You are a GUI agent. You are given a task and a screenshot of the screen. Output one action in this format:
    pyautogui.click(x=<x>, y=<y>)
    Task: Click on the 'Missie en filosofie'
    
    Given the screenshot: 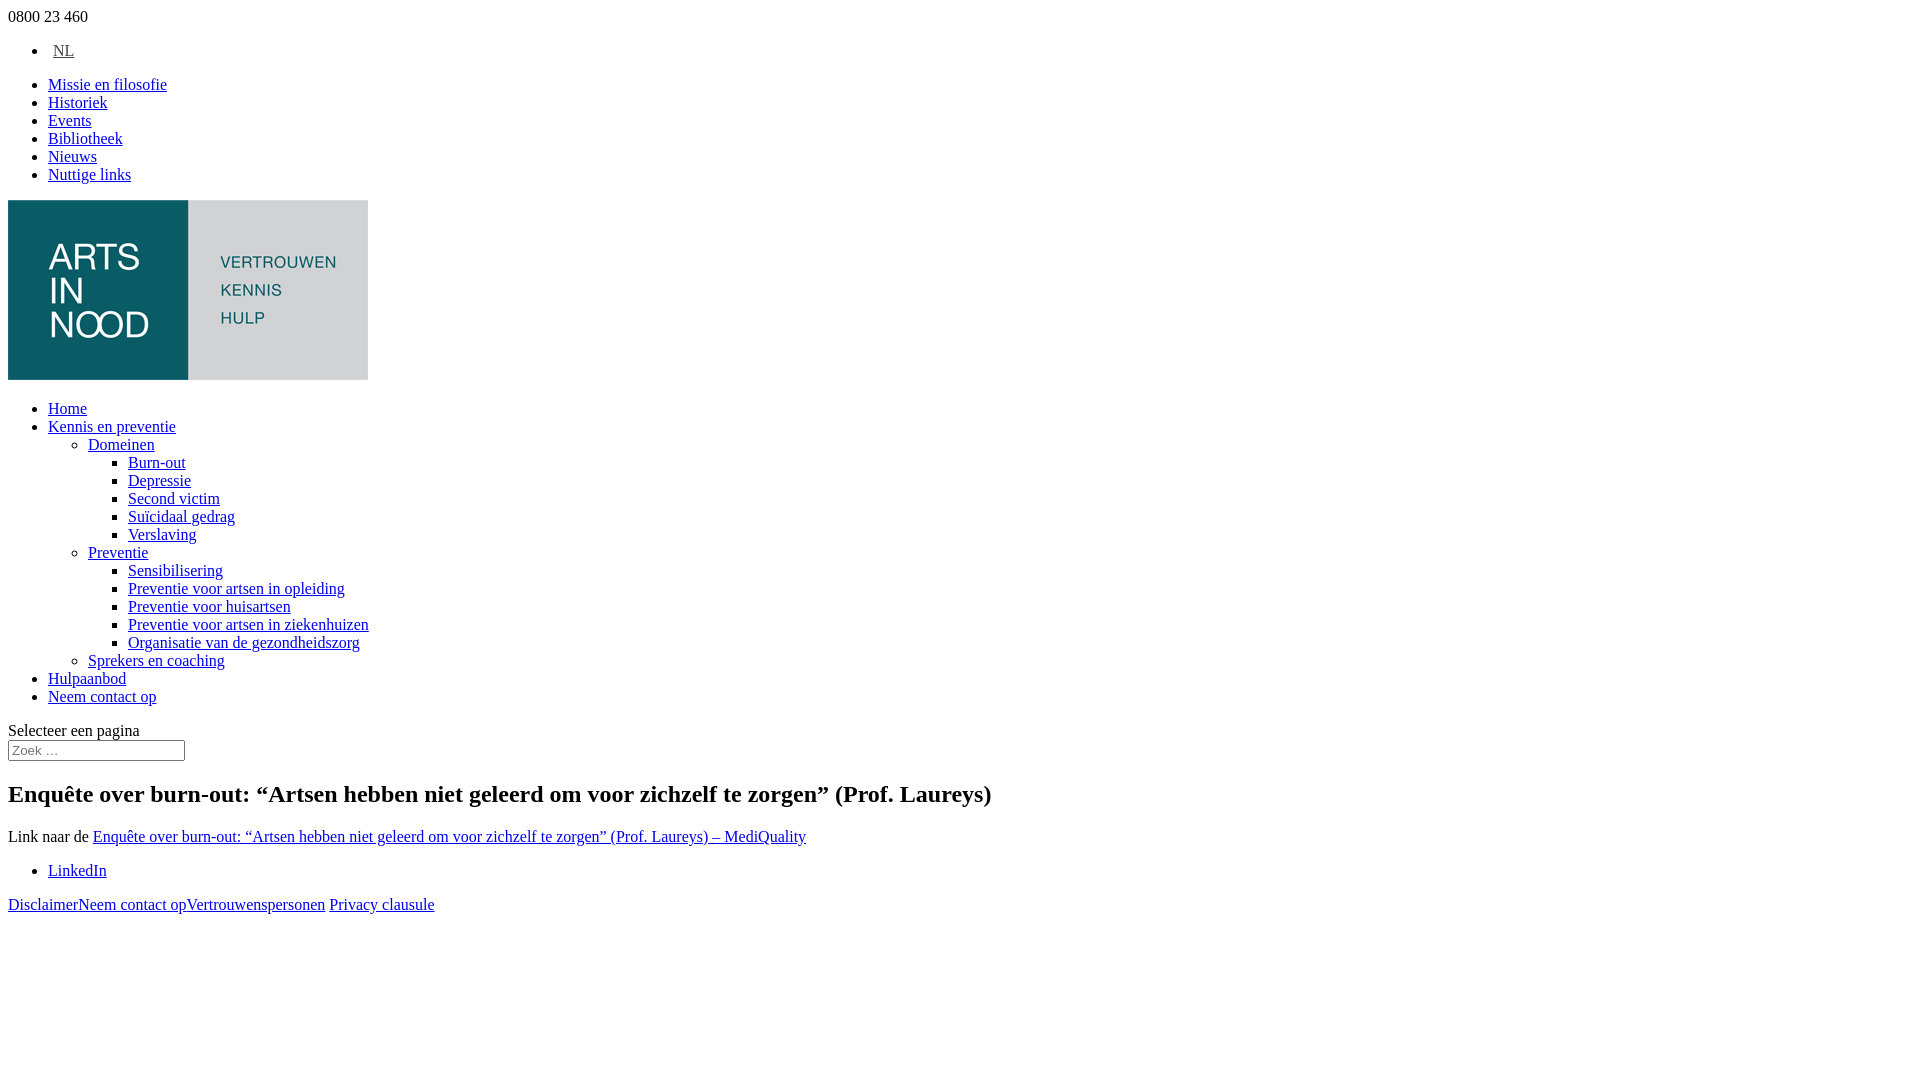 What is the action you would take?
    pyautogui.click(x=106, y=83)
    